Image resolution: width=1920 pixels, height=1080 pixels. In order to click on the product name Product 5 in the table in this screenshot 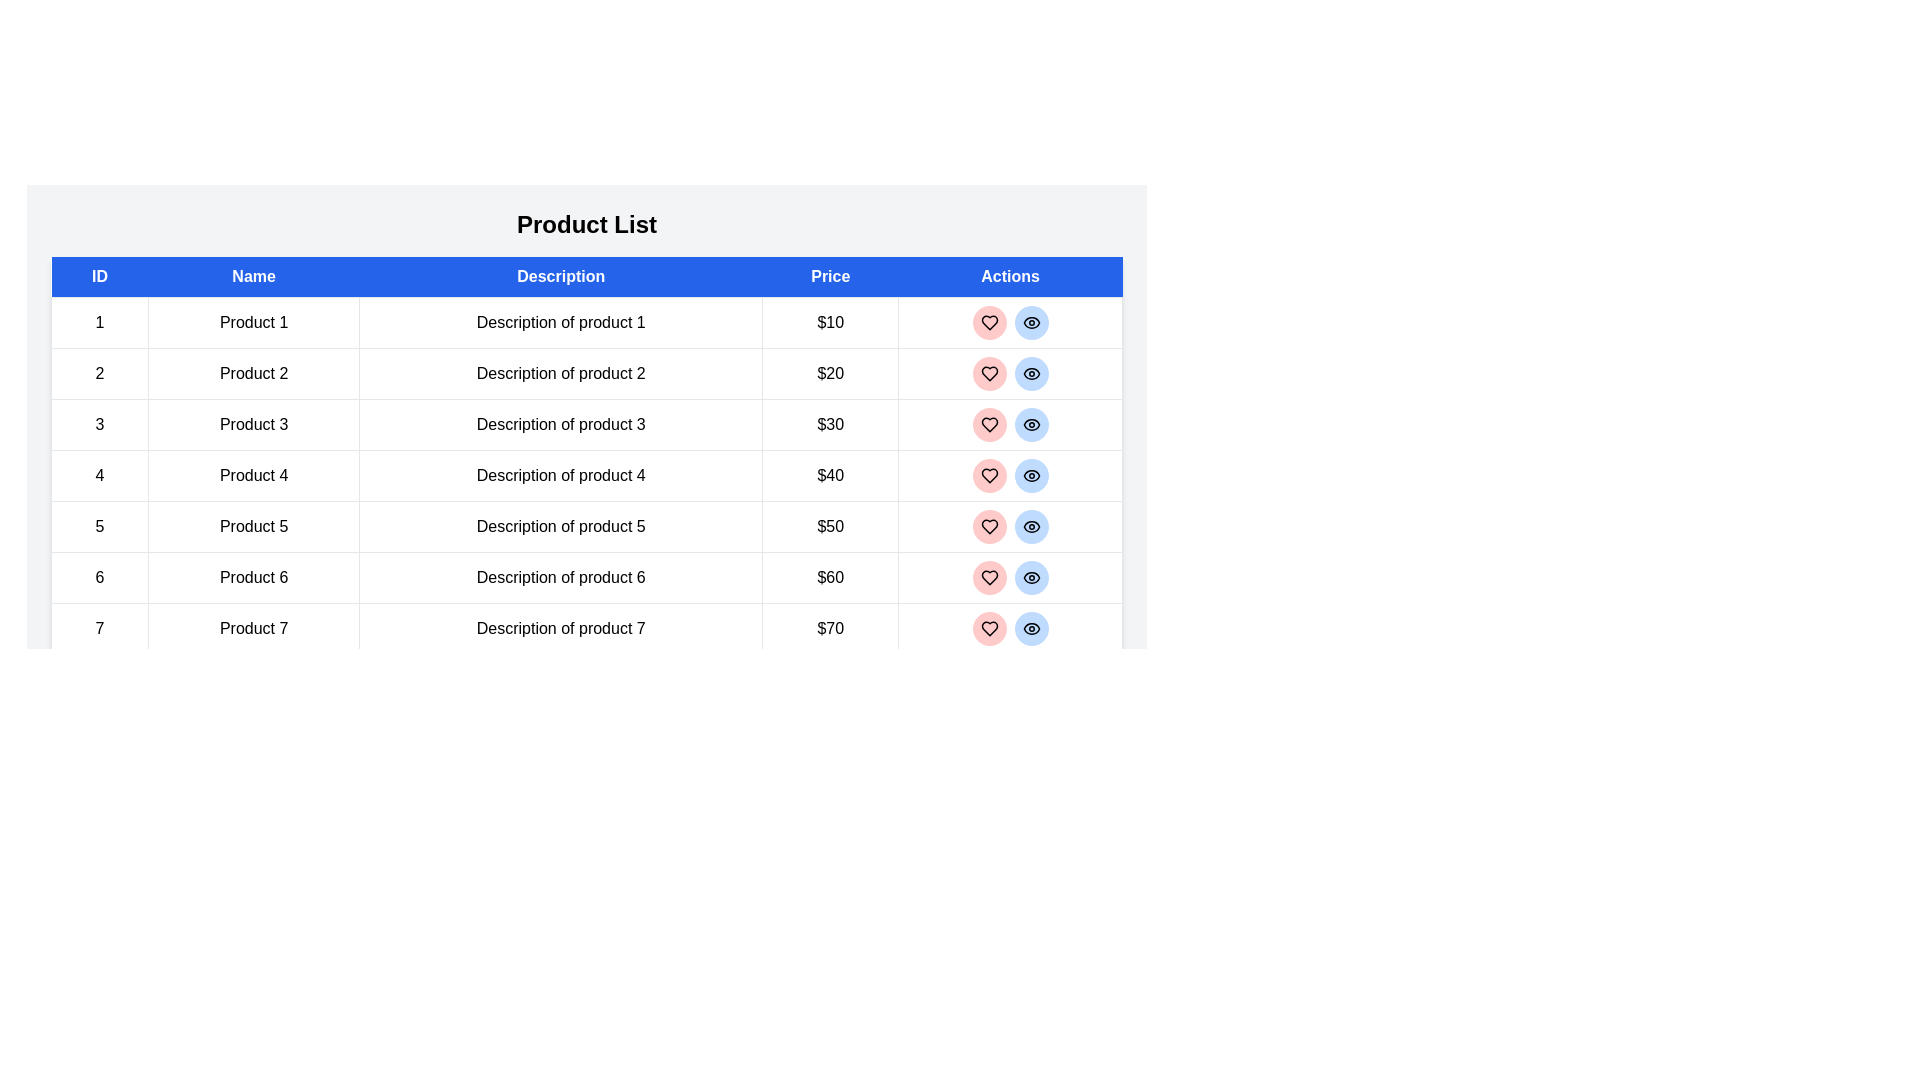, I will do `click(253, 526)`.